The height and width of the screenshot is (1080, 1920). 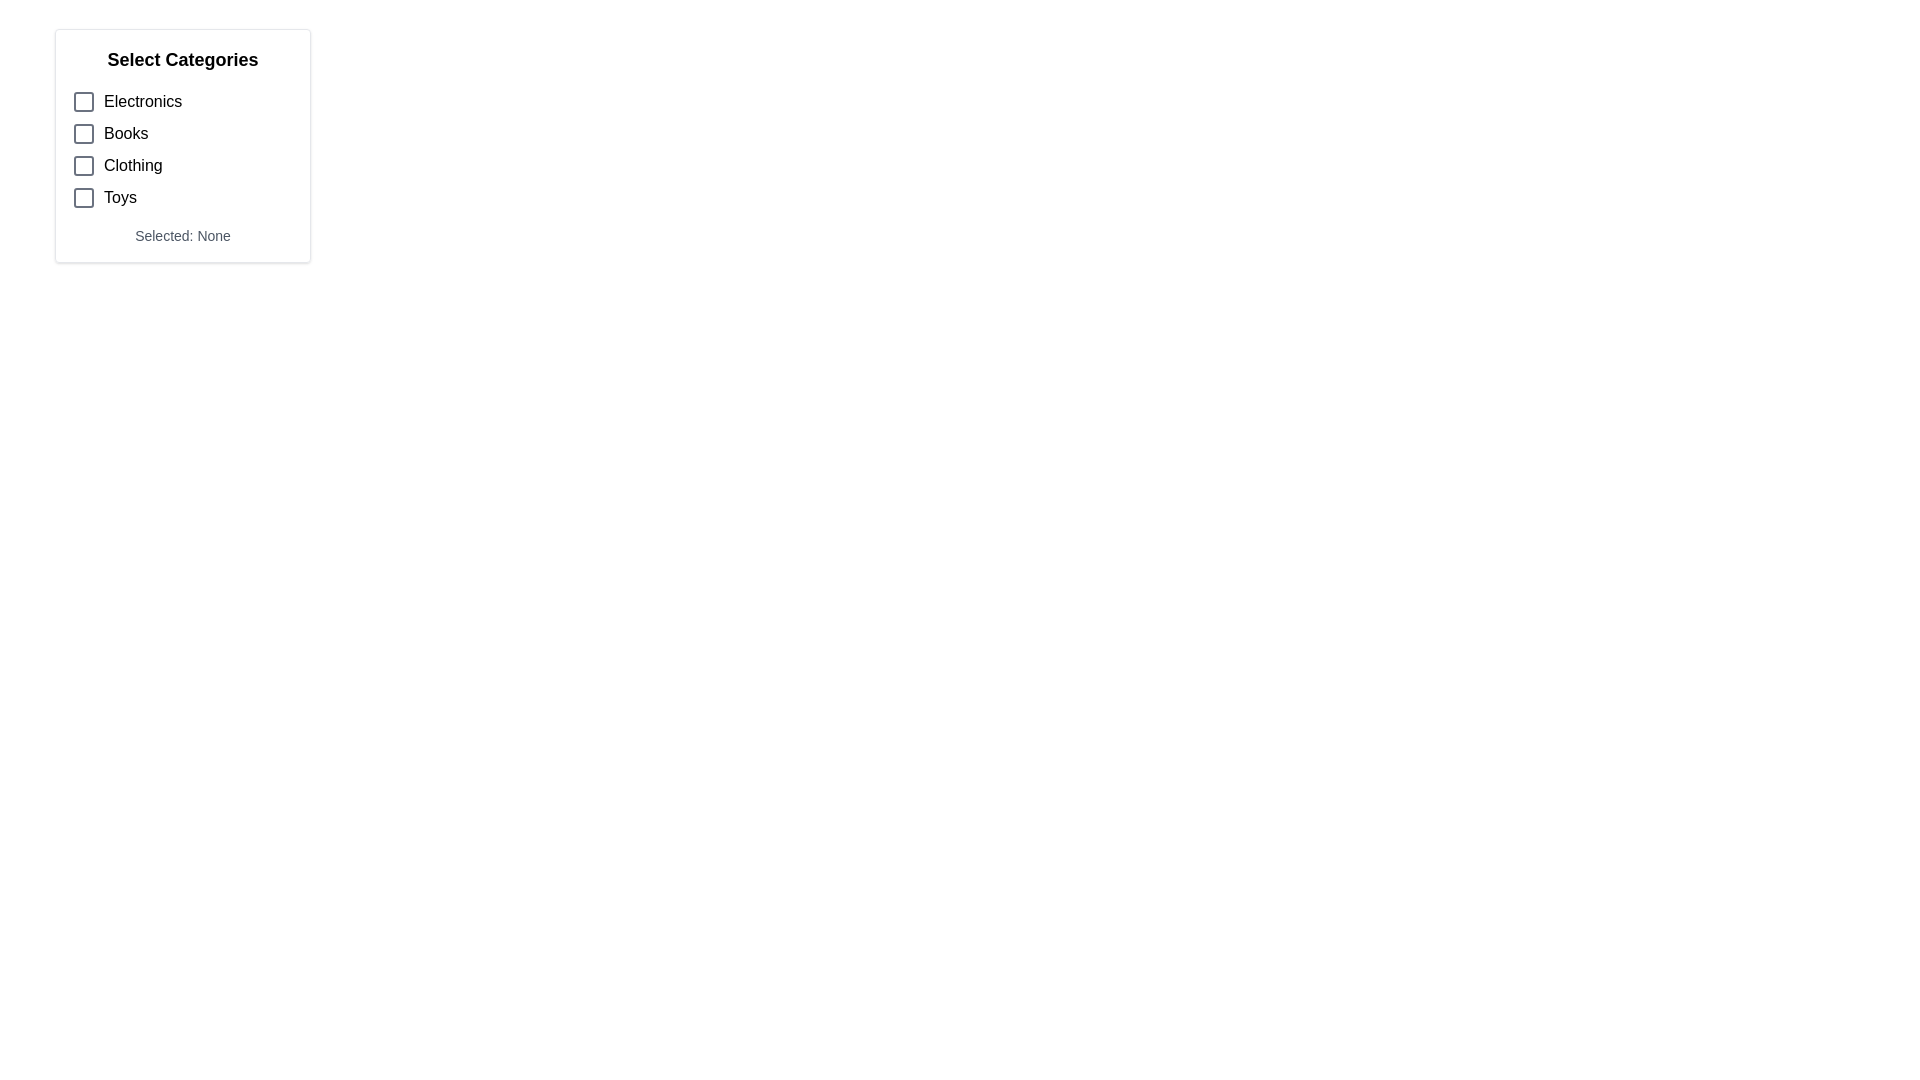 I want to click on descriptive label text of the third item in the vertical list of options under 'Select Categories', which is located to the right of the checkbox icon, so click(x=132, y=164).